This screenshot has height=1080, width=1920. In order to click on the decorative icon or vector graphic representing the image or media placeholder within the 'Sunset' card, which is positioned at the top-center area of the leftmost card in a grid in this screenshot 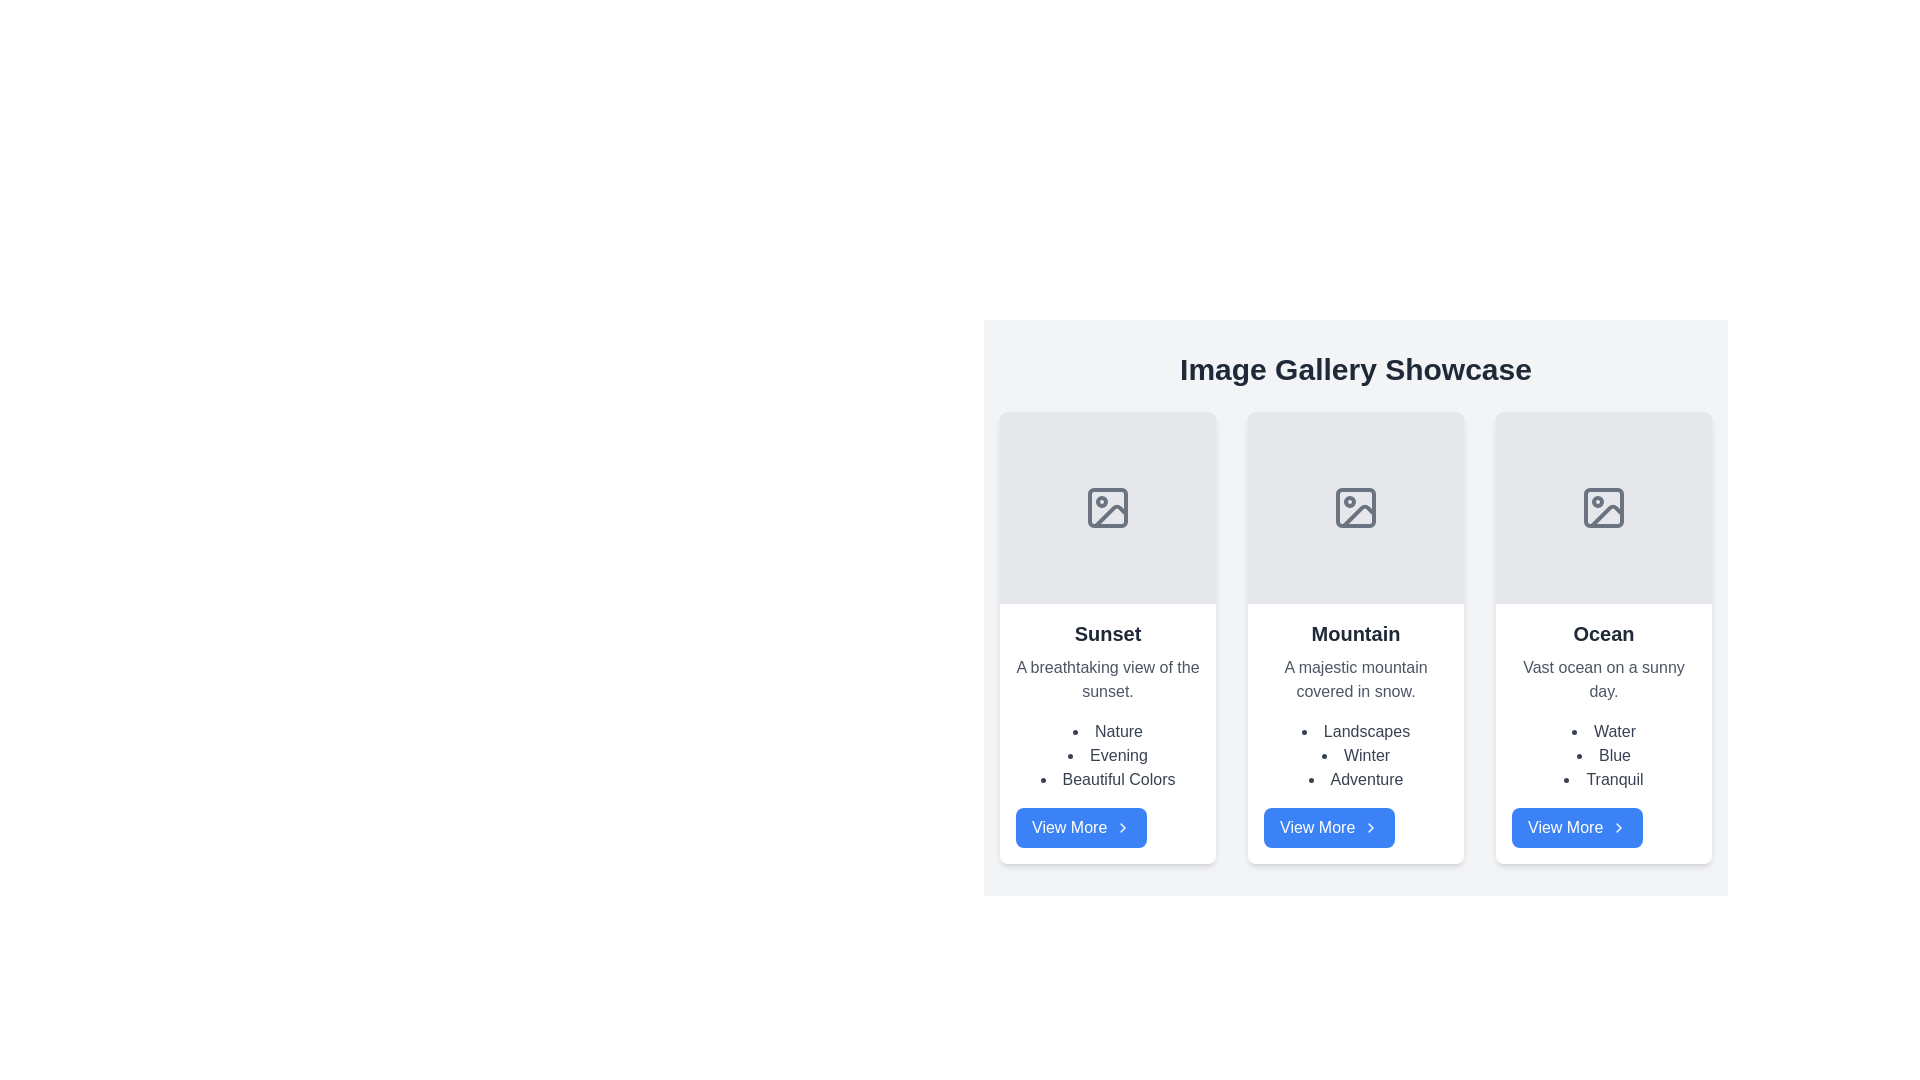, I will do `click(1107, 507)`.